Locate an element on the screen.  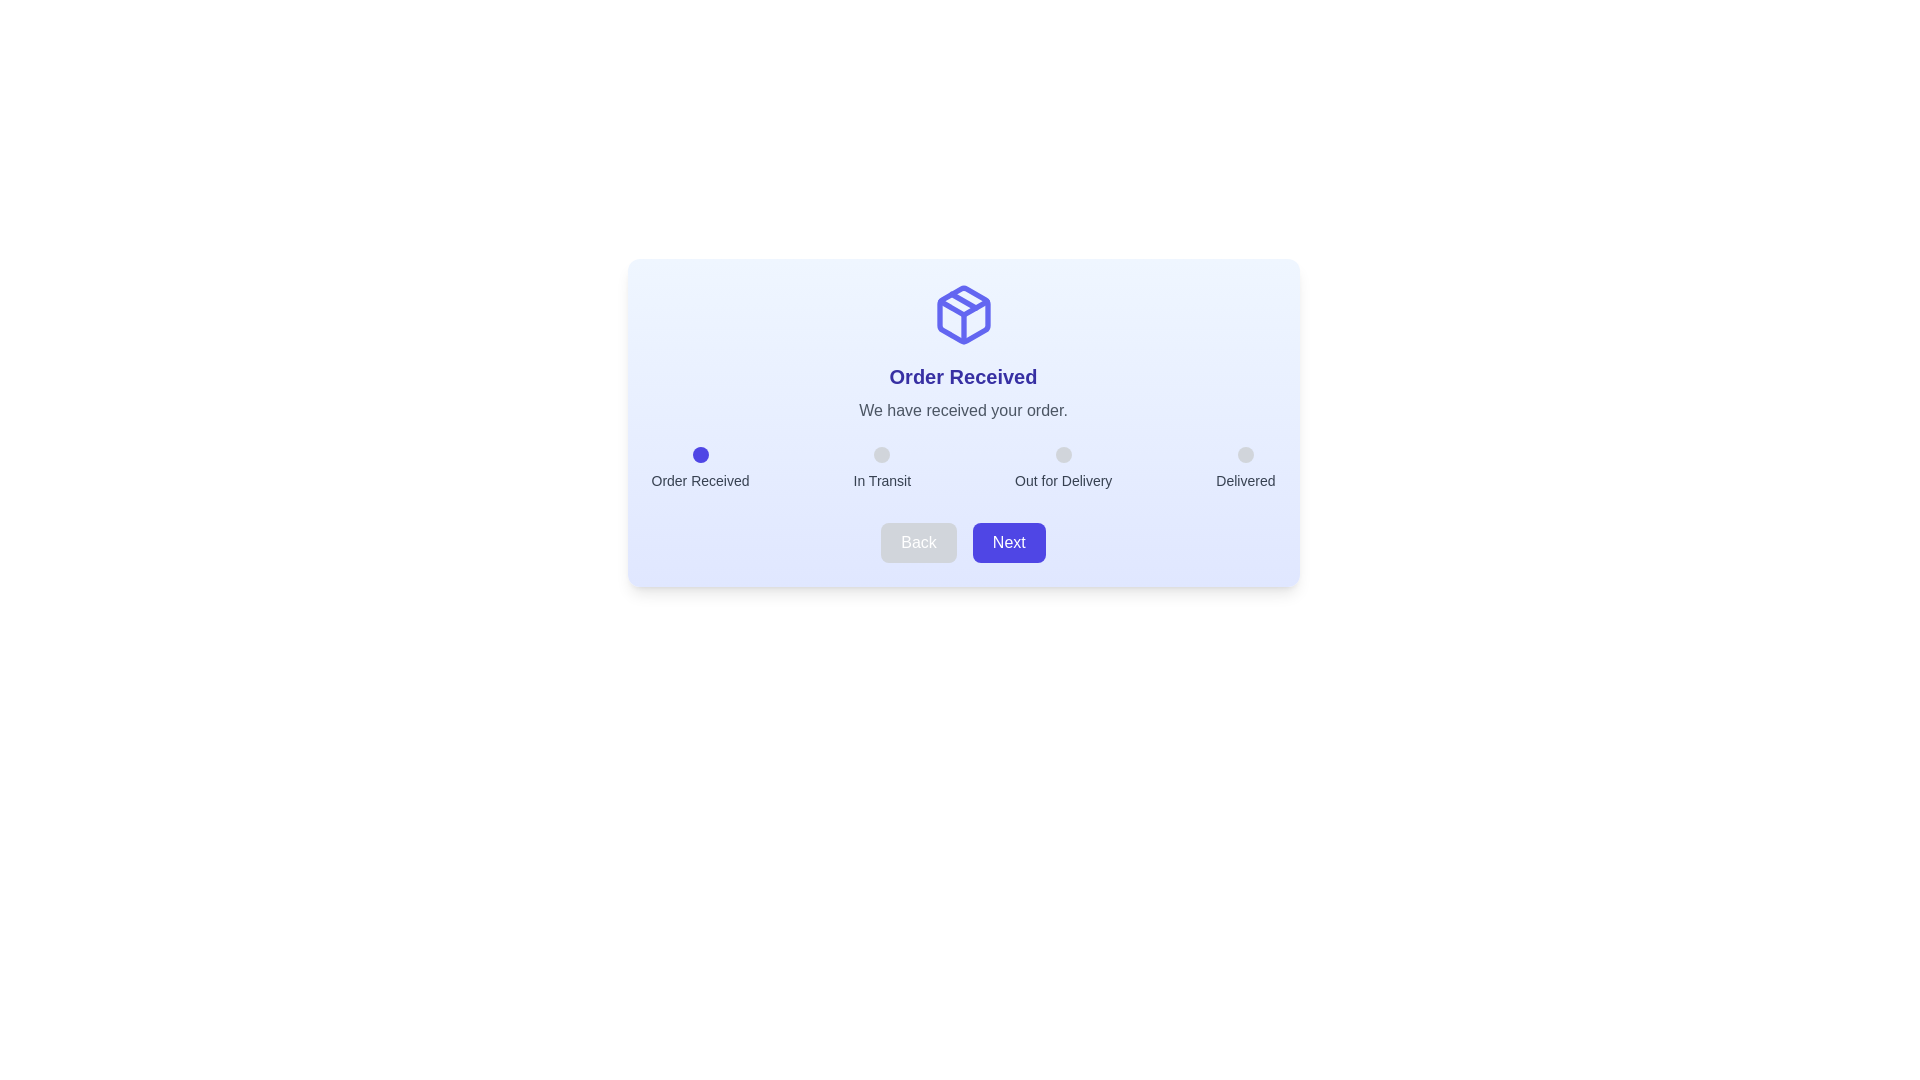
the step indicator for Delivered to highlight it is located at coordinates (1244, 455).